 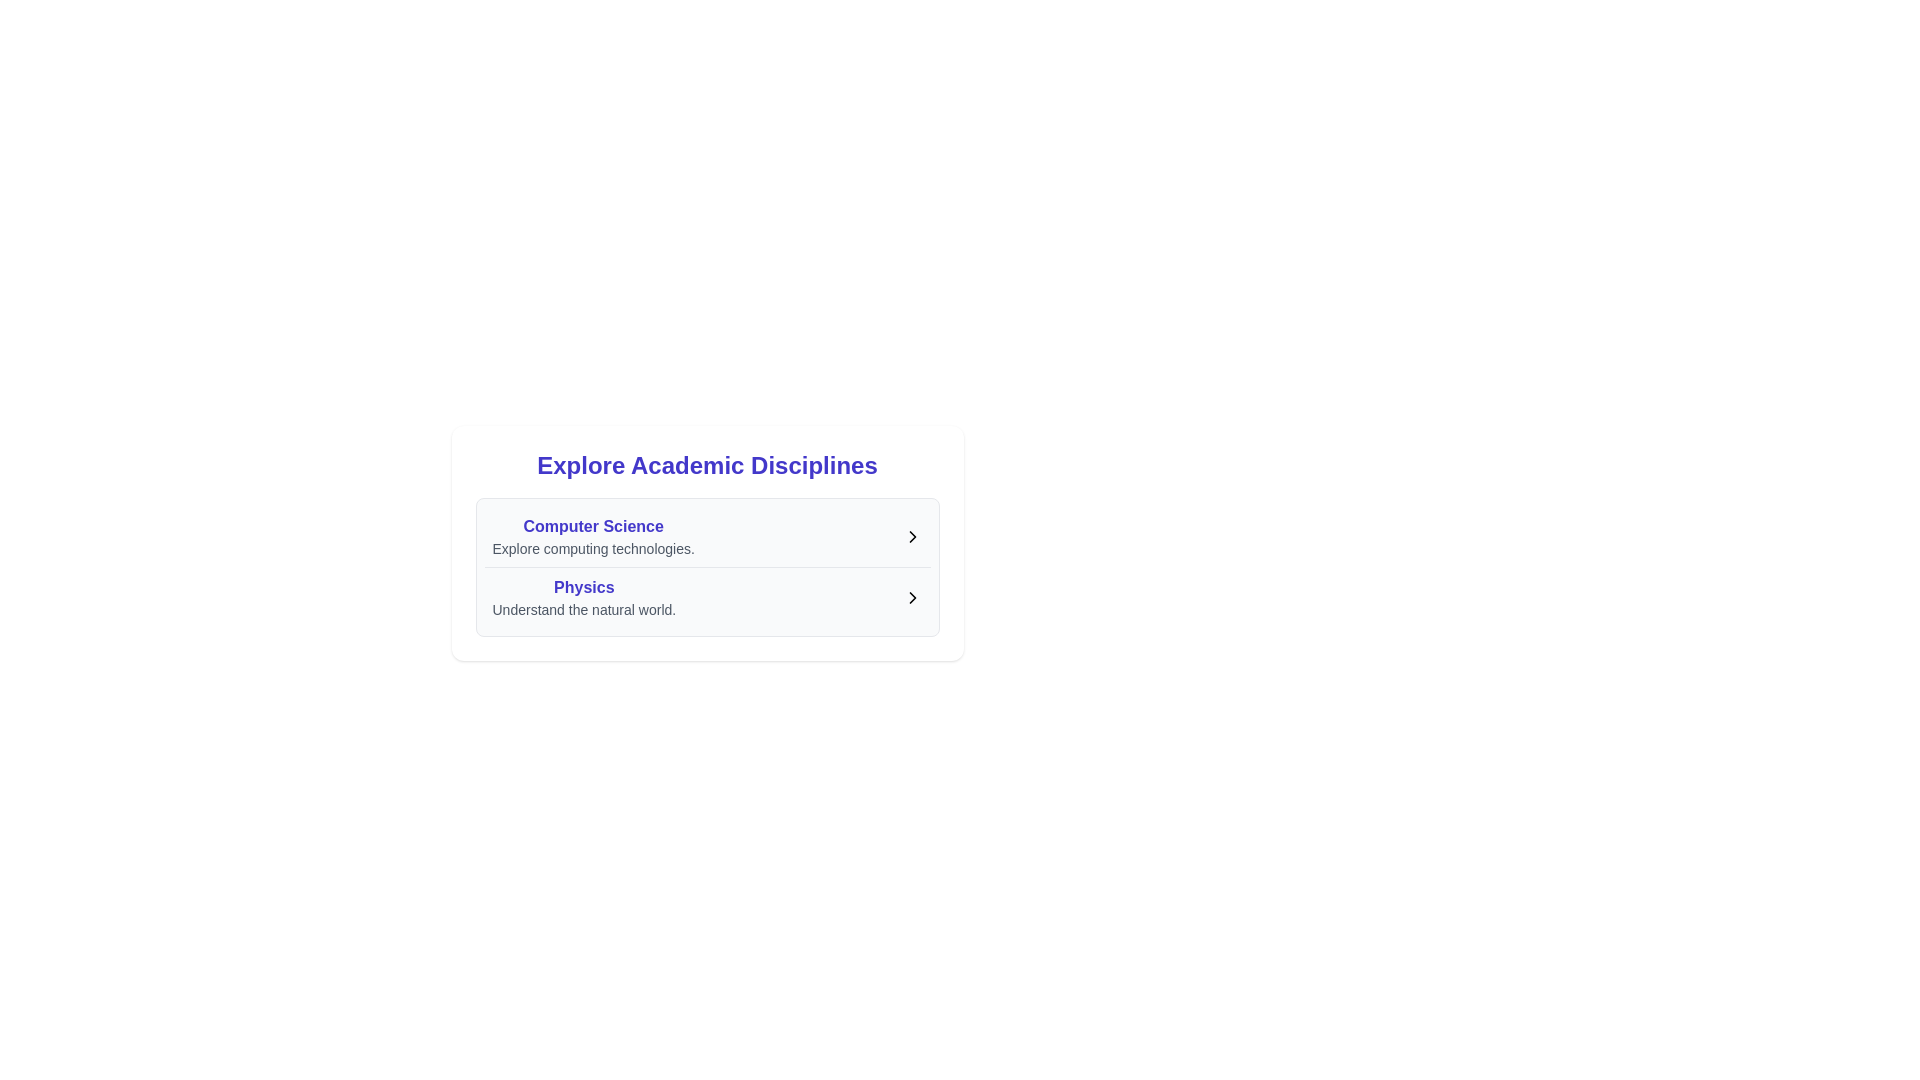 What do you see at coordinates (583, 586) in the screenshot?
I see `the 'Physics' text label` at bounding box center [583, 586].